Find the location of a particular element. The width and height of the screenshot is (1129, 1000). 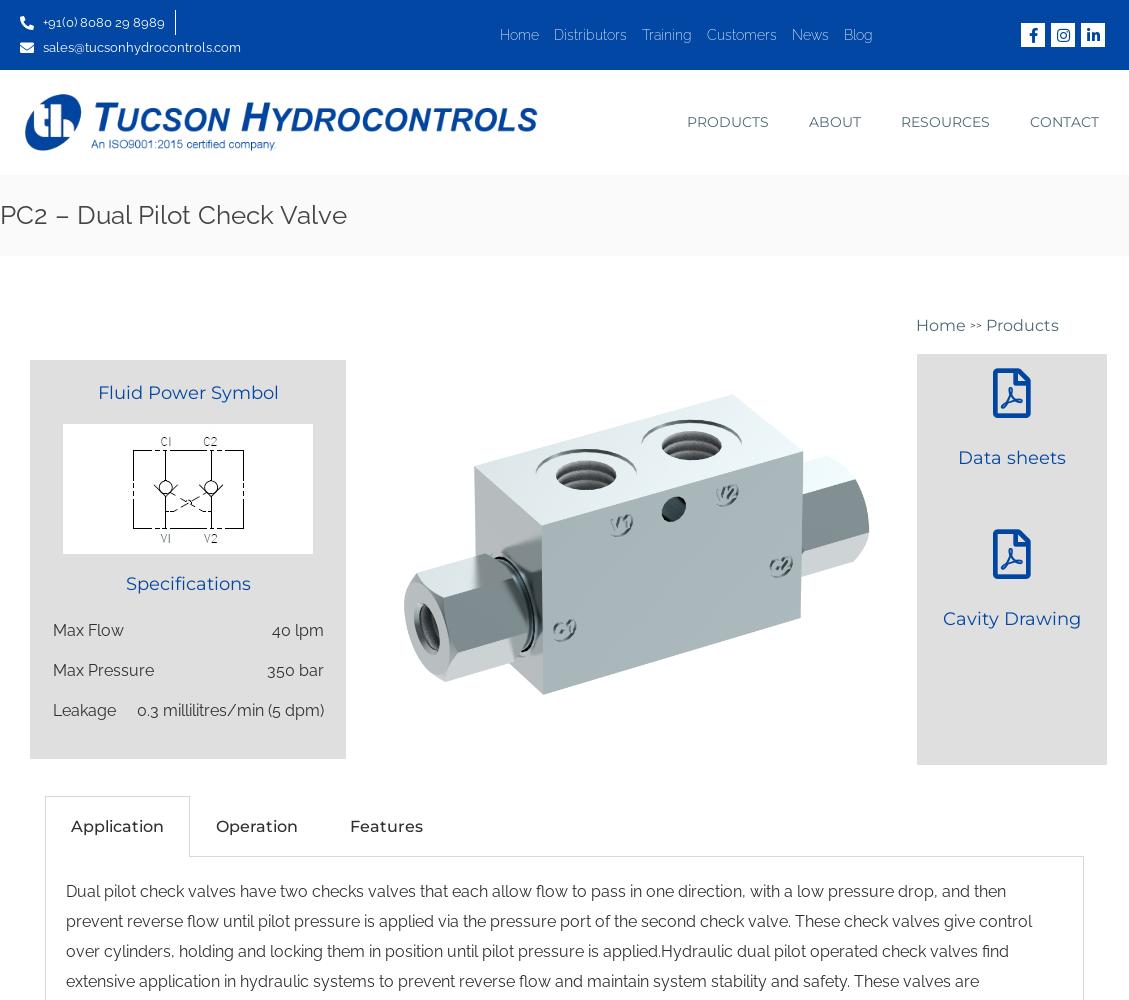

'Ball Valves' is located at coordinates (688, 174).